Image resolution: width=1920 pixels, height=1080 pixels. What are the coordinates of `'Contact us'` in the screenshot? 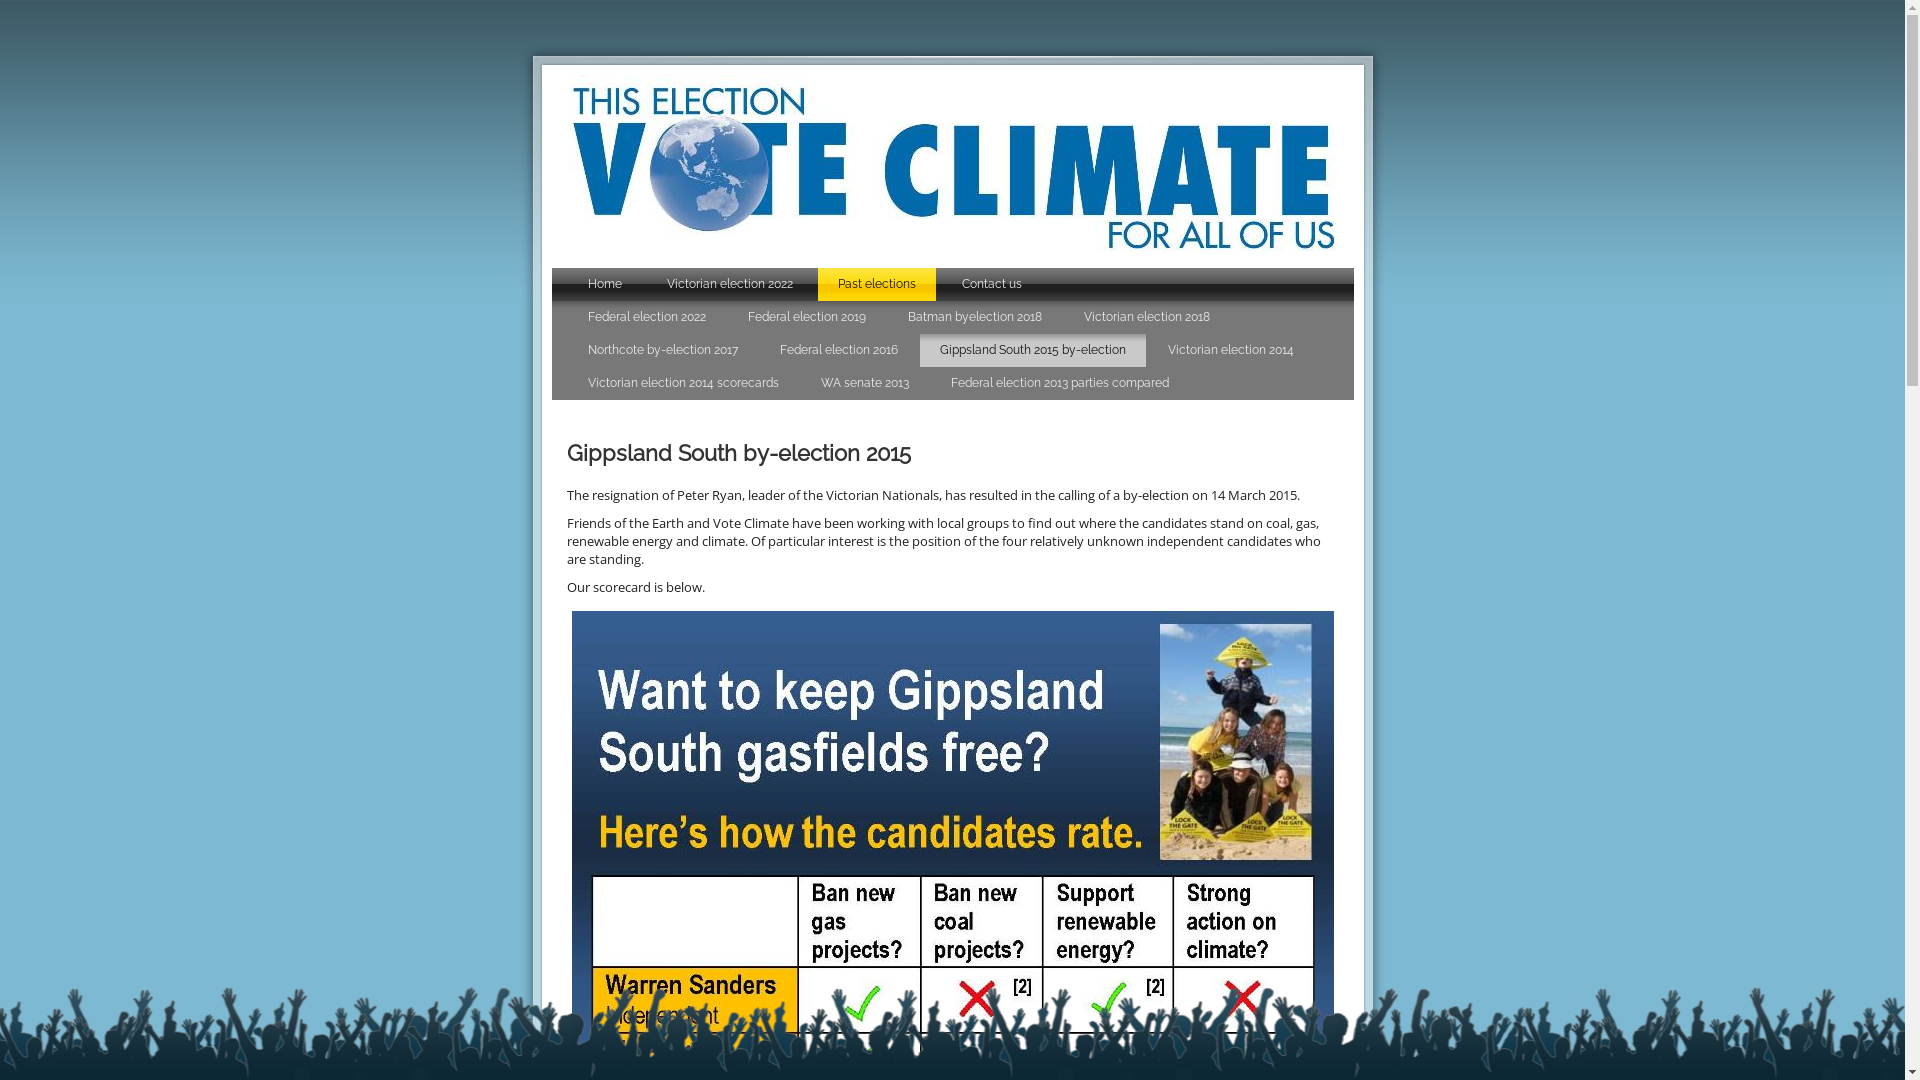 It's located at (940, 284).